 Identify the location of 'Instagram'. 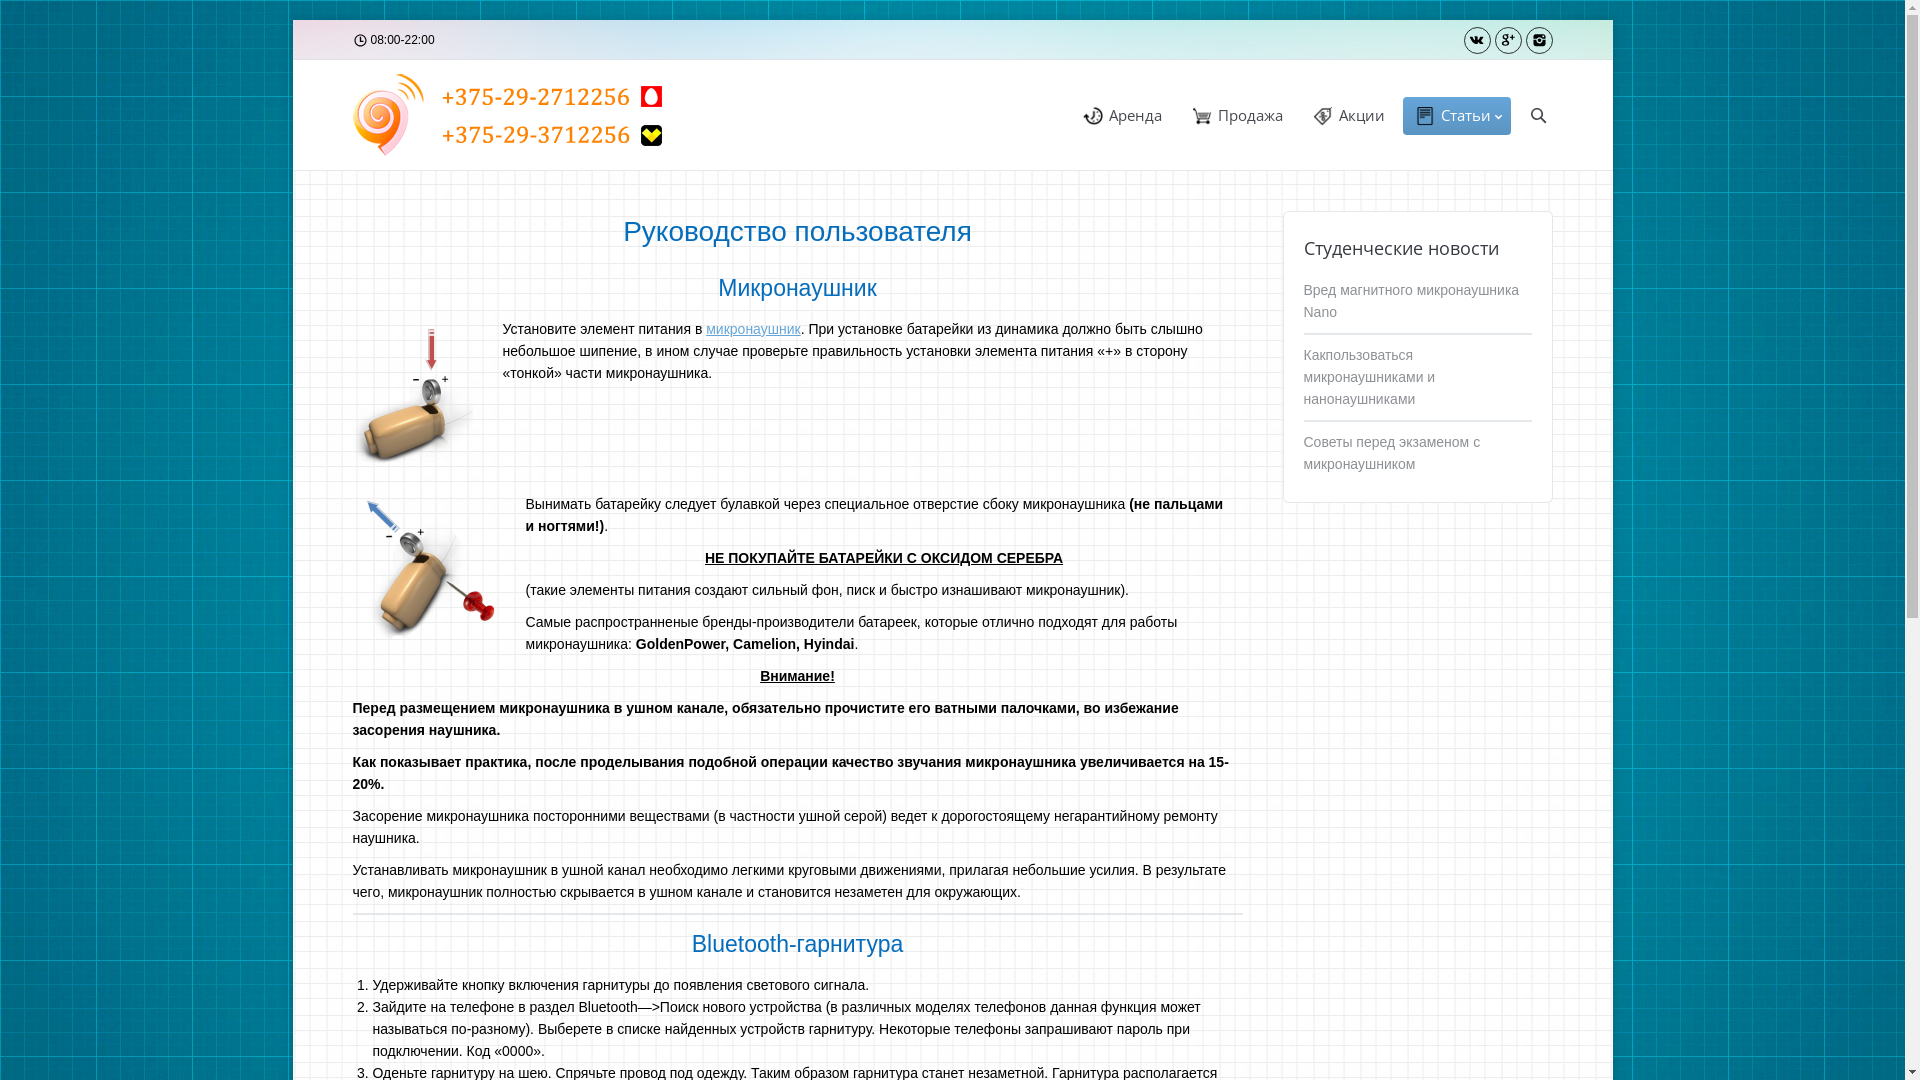
(1538, 40).